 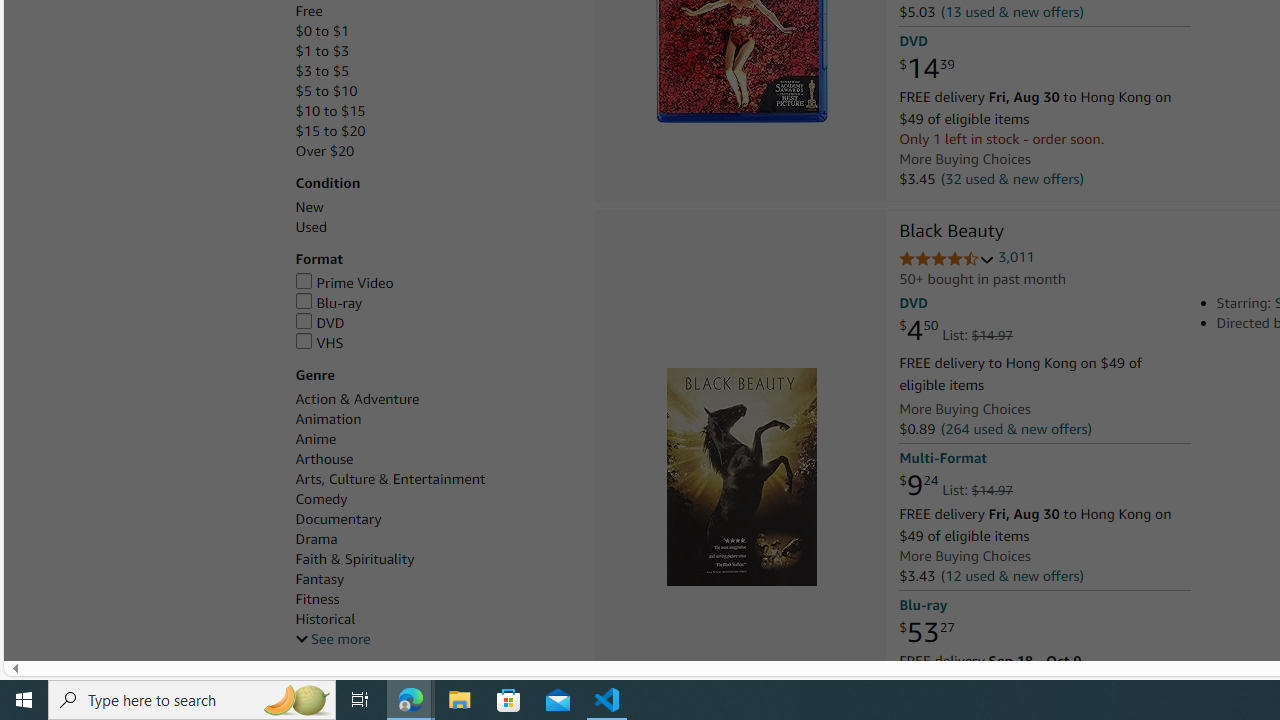 I want to click on 'See more, Genre', so click(x=332, y=639).